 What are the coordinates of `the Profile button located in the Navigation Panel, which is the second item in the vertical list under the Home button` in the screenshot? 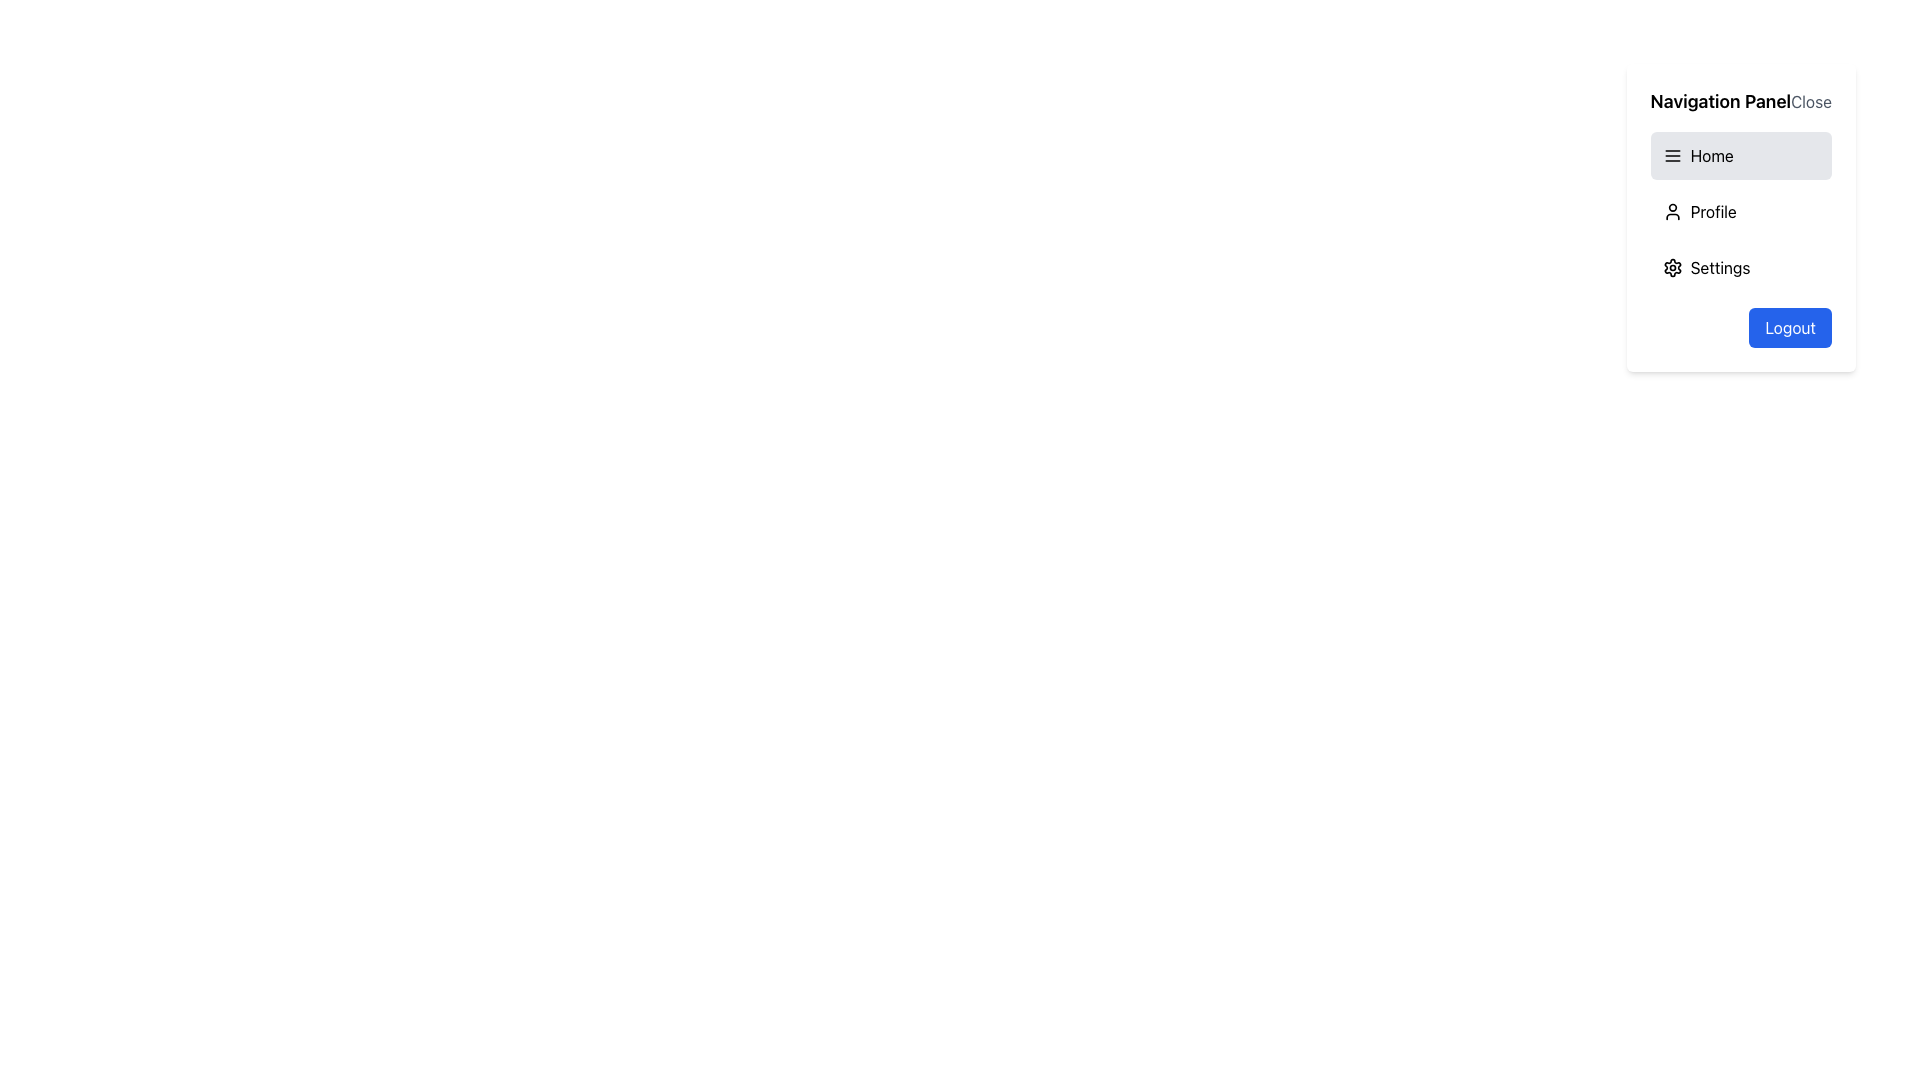 It's located at (1740, 212).